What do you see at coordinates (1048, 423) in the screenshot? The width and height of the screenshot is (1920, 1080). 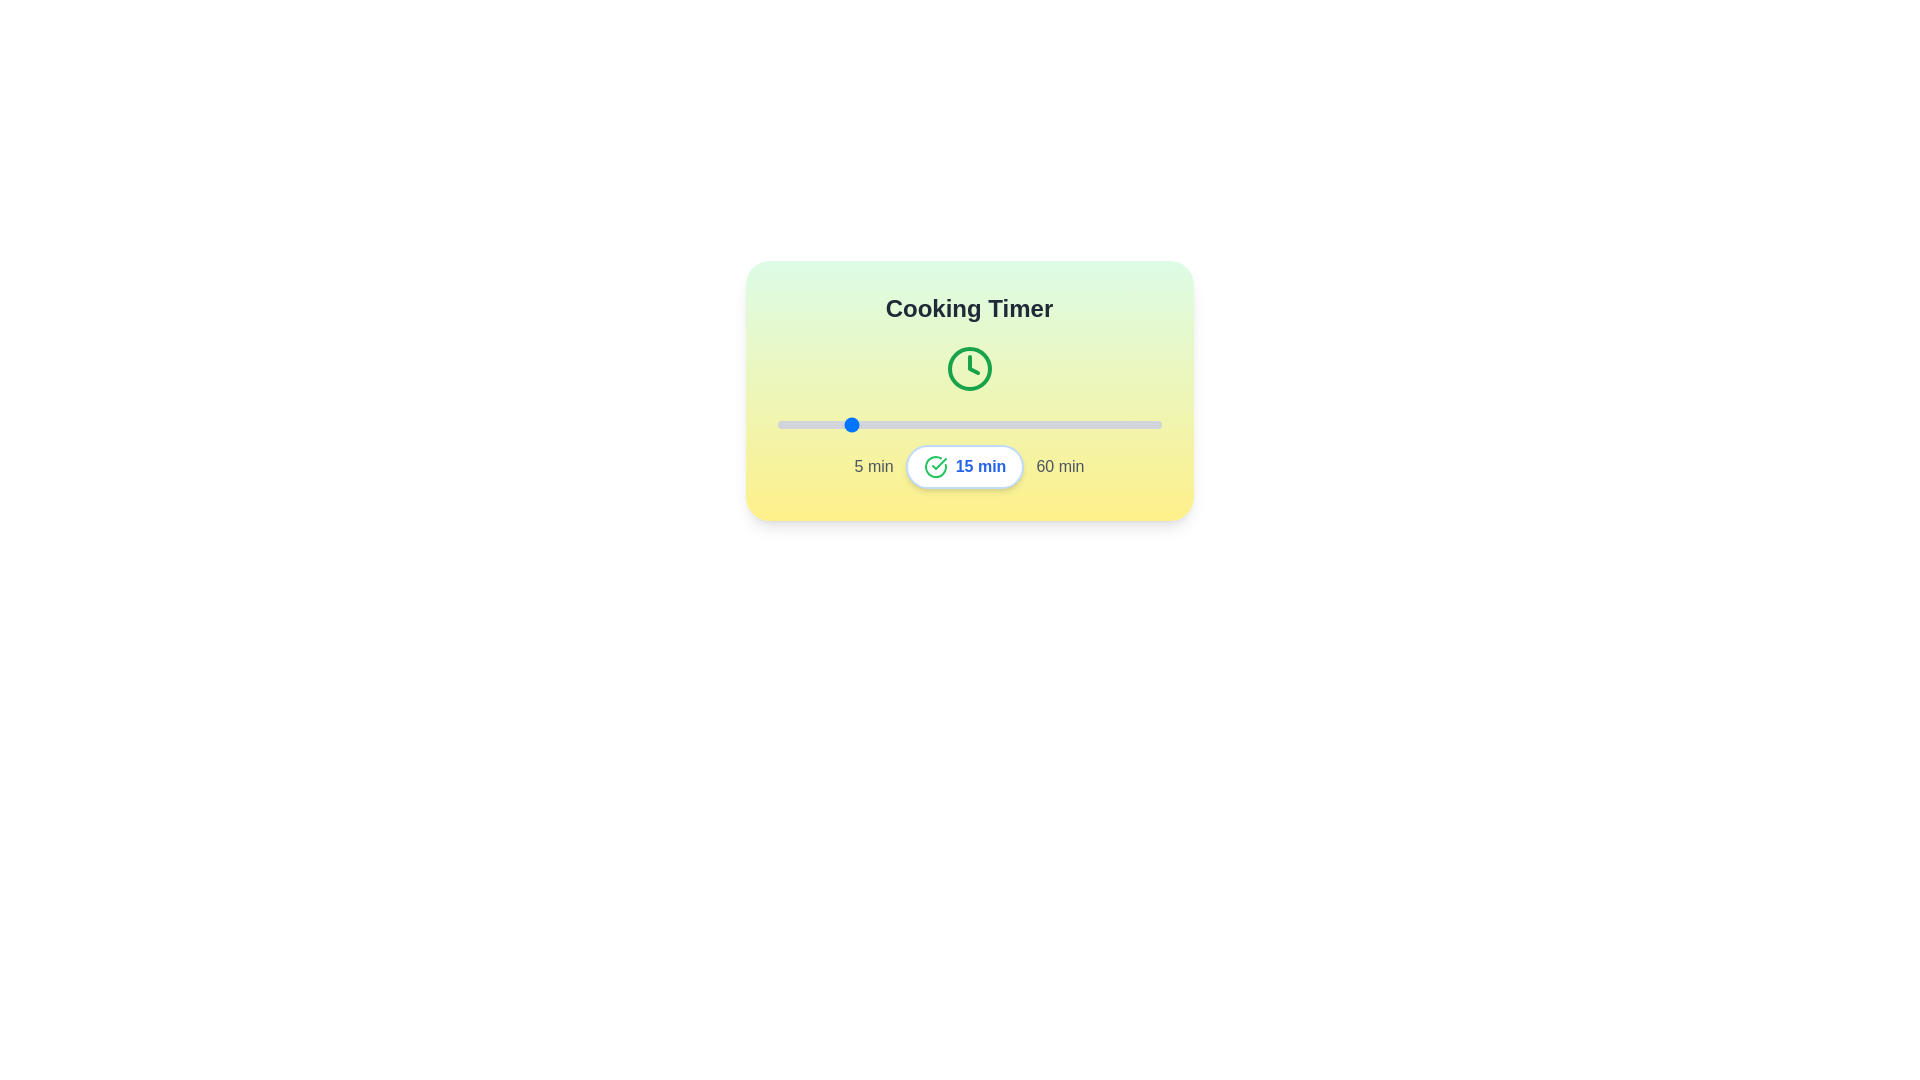 I see `the timer` at bounding box center [1048, 423].